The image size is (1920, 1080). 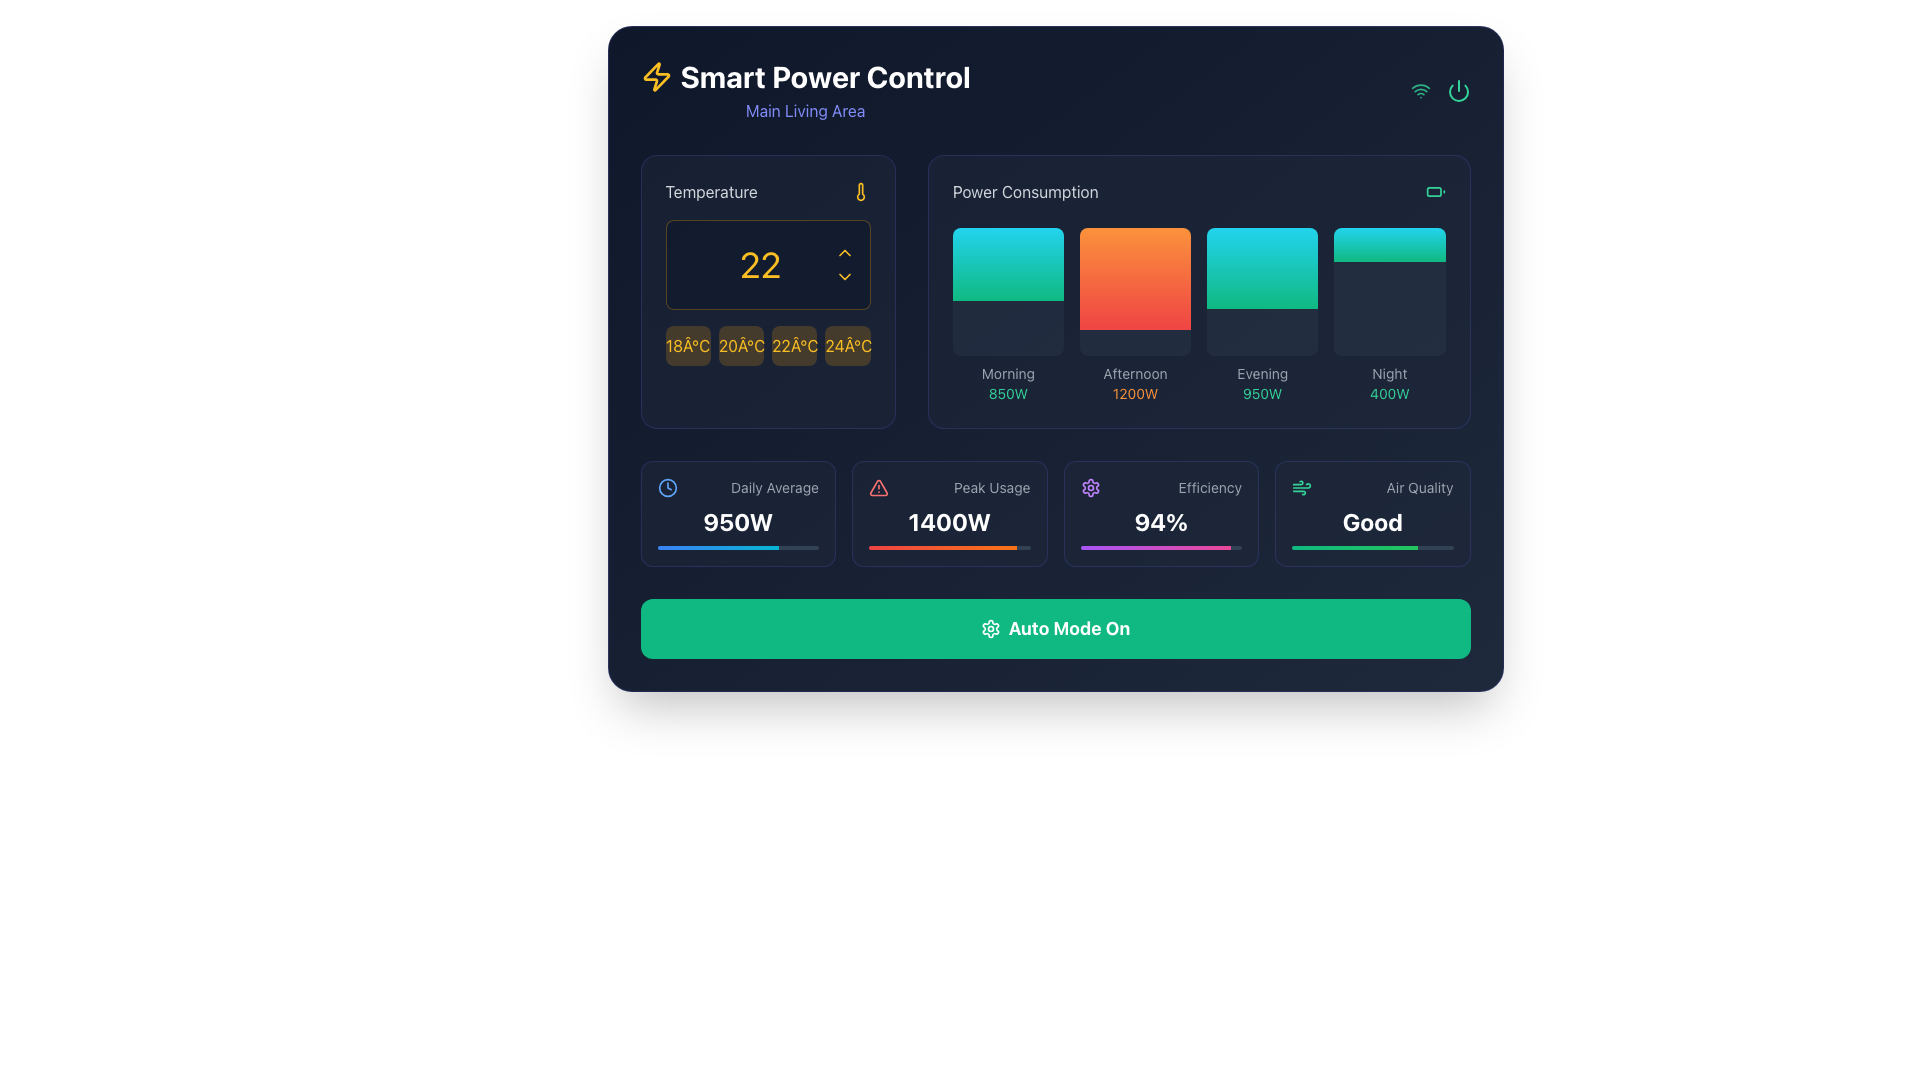 I want to click on efficiency value displayed in the Informative panel located in the lower portion of the interface, between the 'Peak Usage' panel and the 'Air Quality' panel, so click(x=1161, y=512).